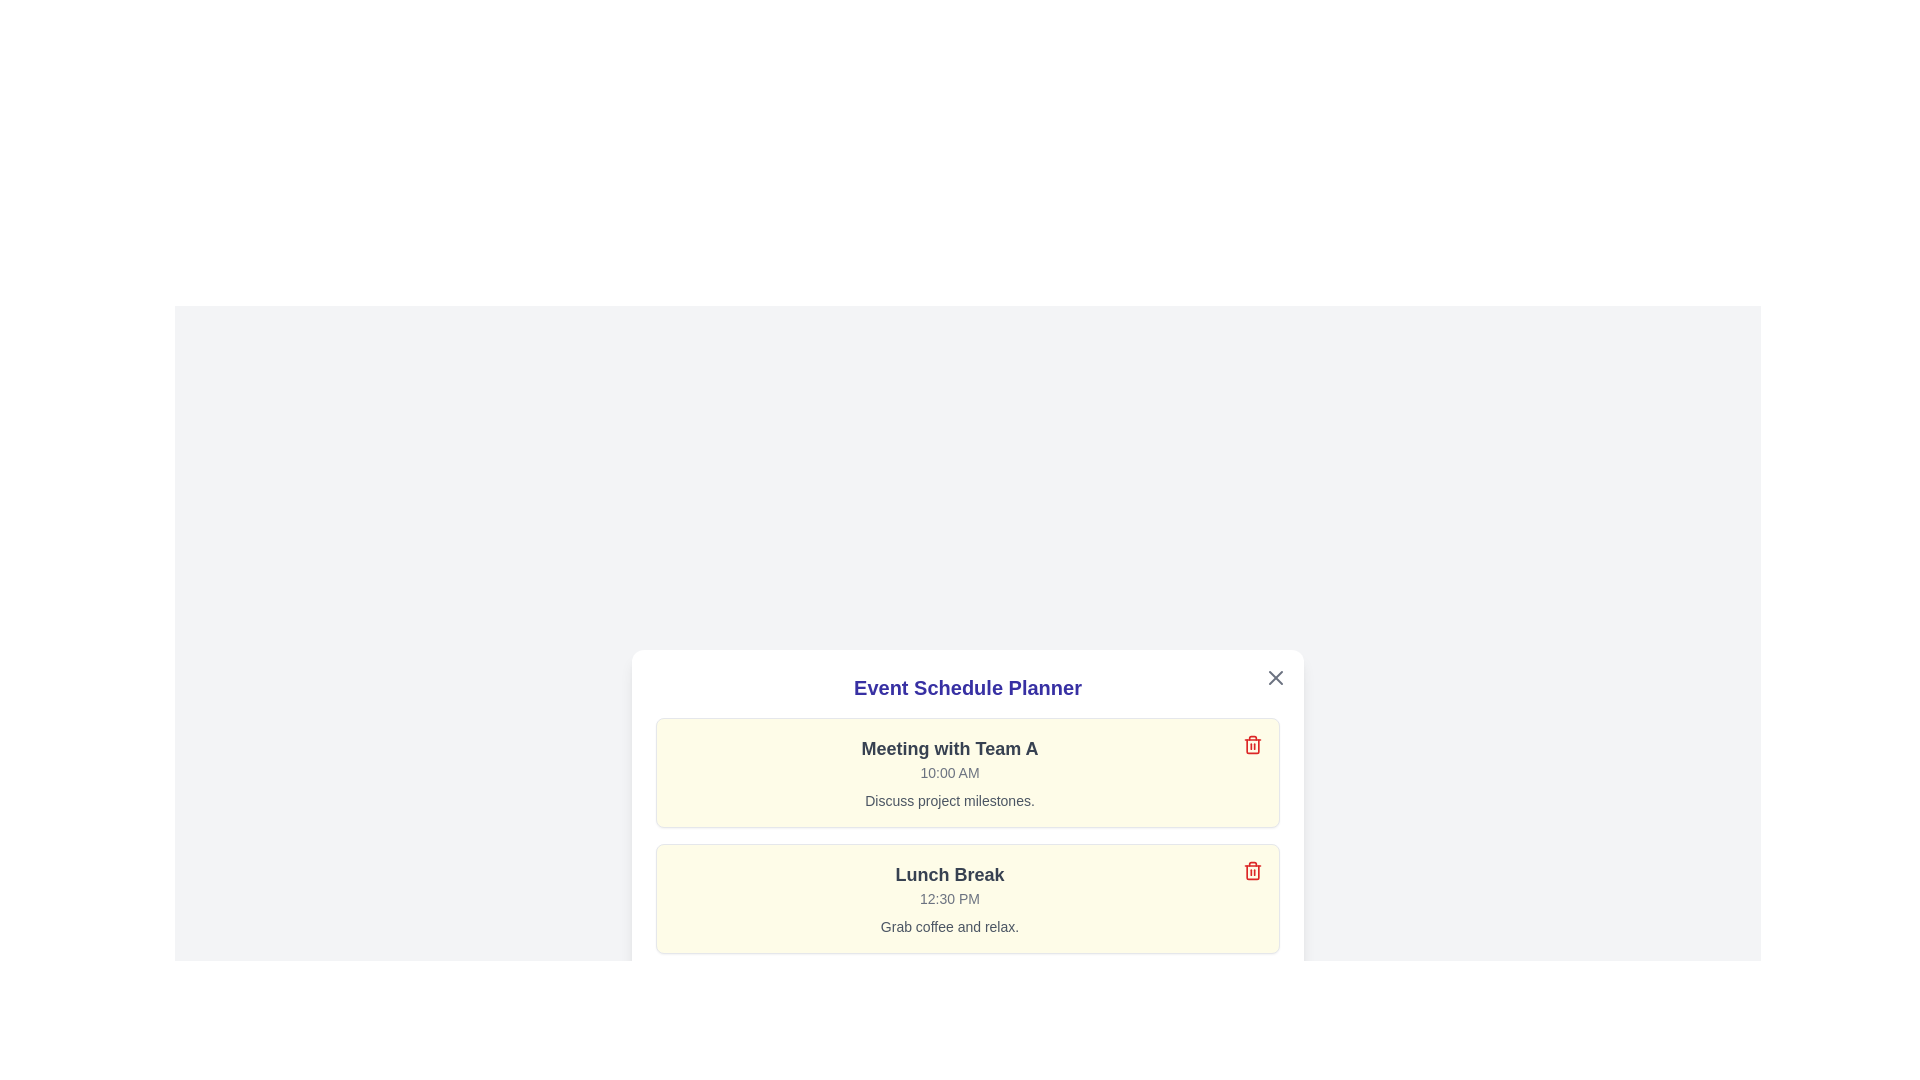 The image size is (1920, 1080). What do you see at coordinates (949, 874) in the screenshot?
I see `the 'Lunch Break' header label, which is styled with a bold font in dark gray on a light cream background, located in the lower section of the 'Event Schedule Planner' interface` at bounding box center [949, 874].